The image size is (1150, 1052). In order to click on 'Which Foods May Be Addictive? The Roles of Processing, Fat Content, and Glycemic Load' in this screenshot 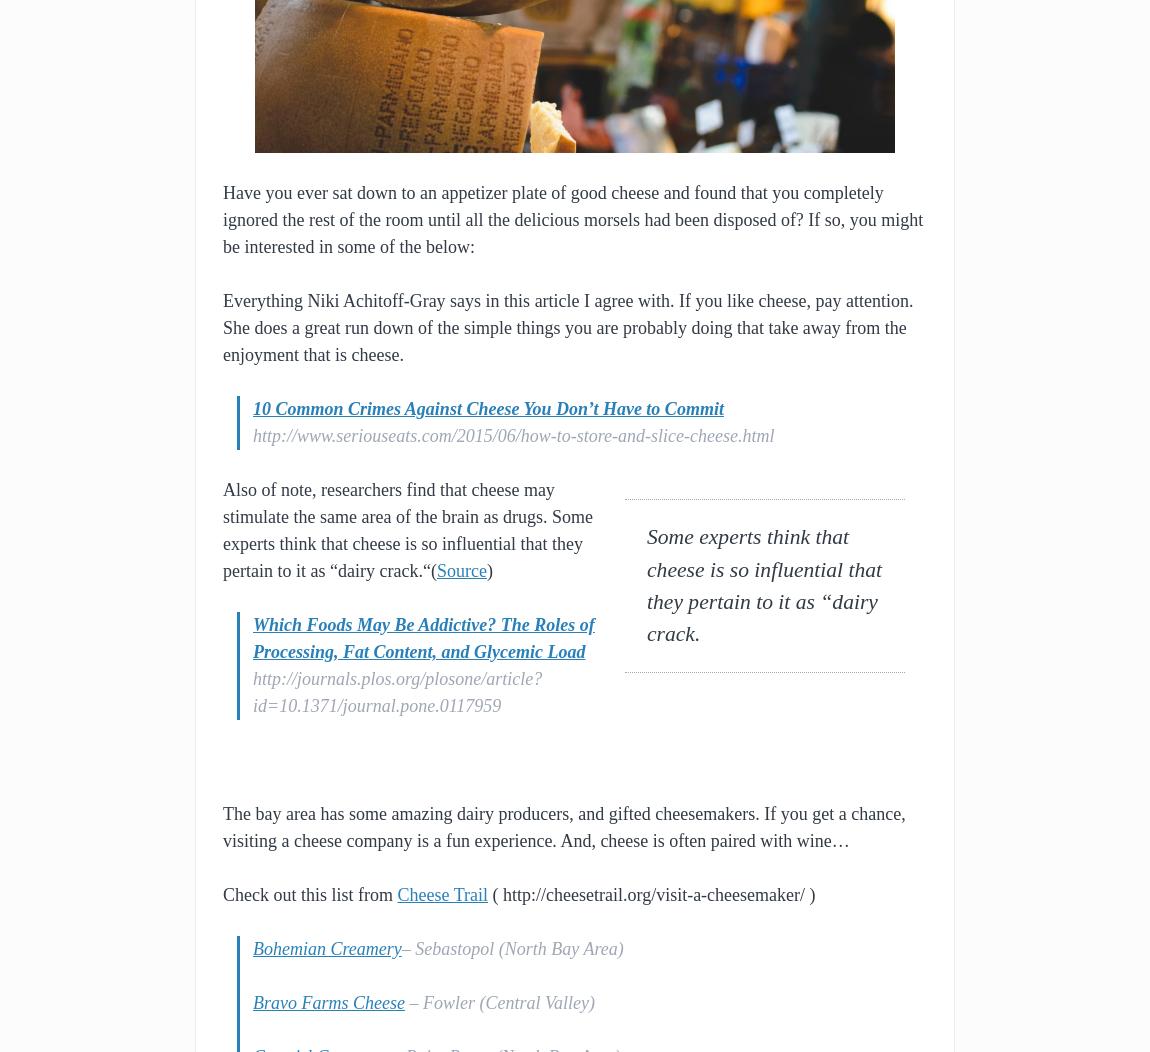, I will do `click(423, 638)`.